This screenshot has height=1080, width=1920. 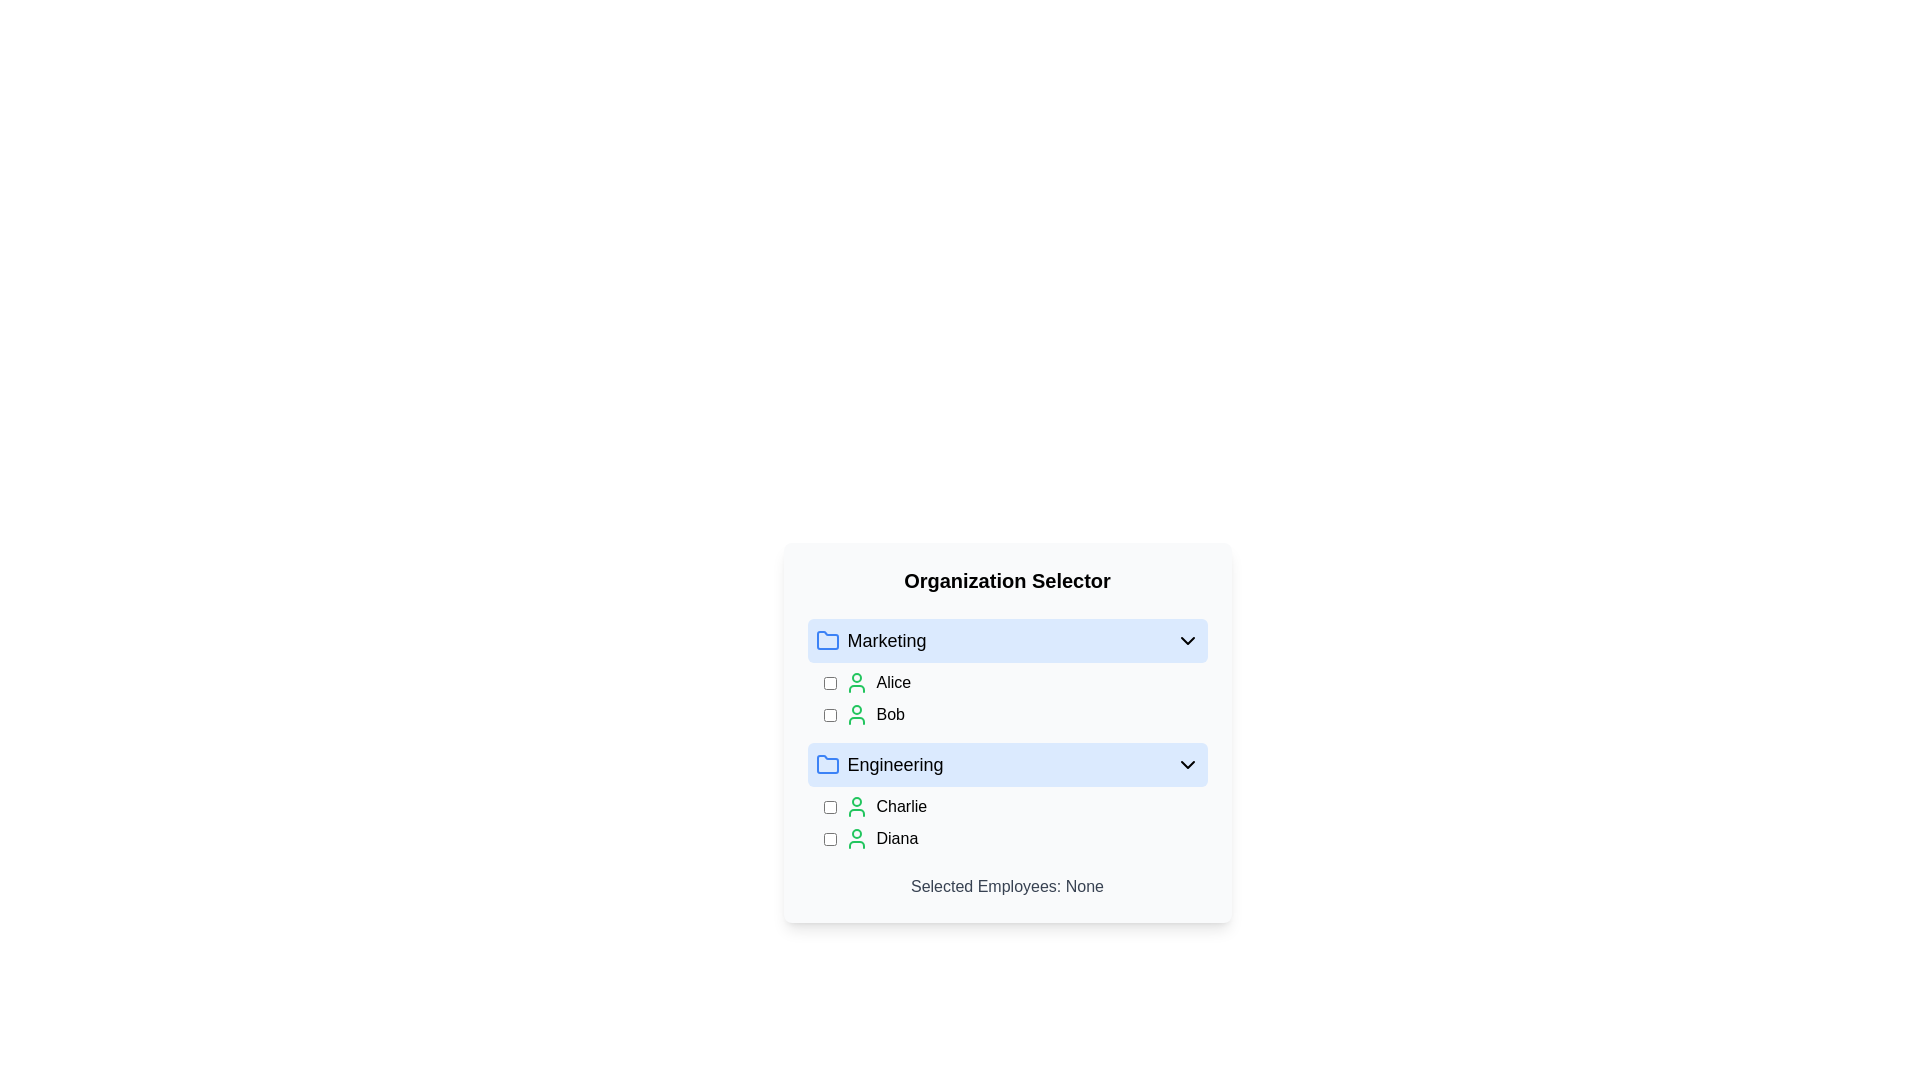 What do you see at coordinates (886, 640) in the screenshot?
I see `the text label displaying 'Marketing', which is styled with a medium font size and bold weight, located in the first collapsible section next to a blue folder icon` at bounding box center [886, 640].